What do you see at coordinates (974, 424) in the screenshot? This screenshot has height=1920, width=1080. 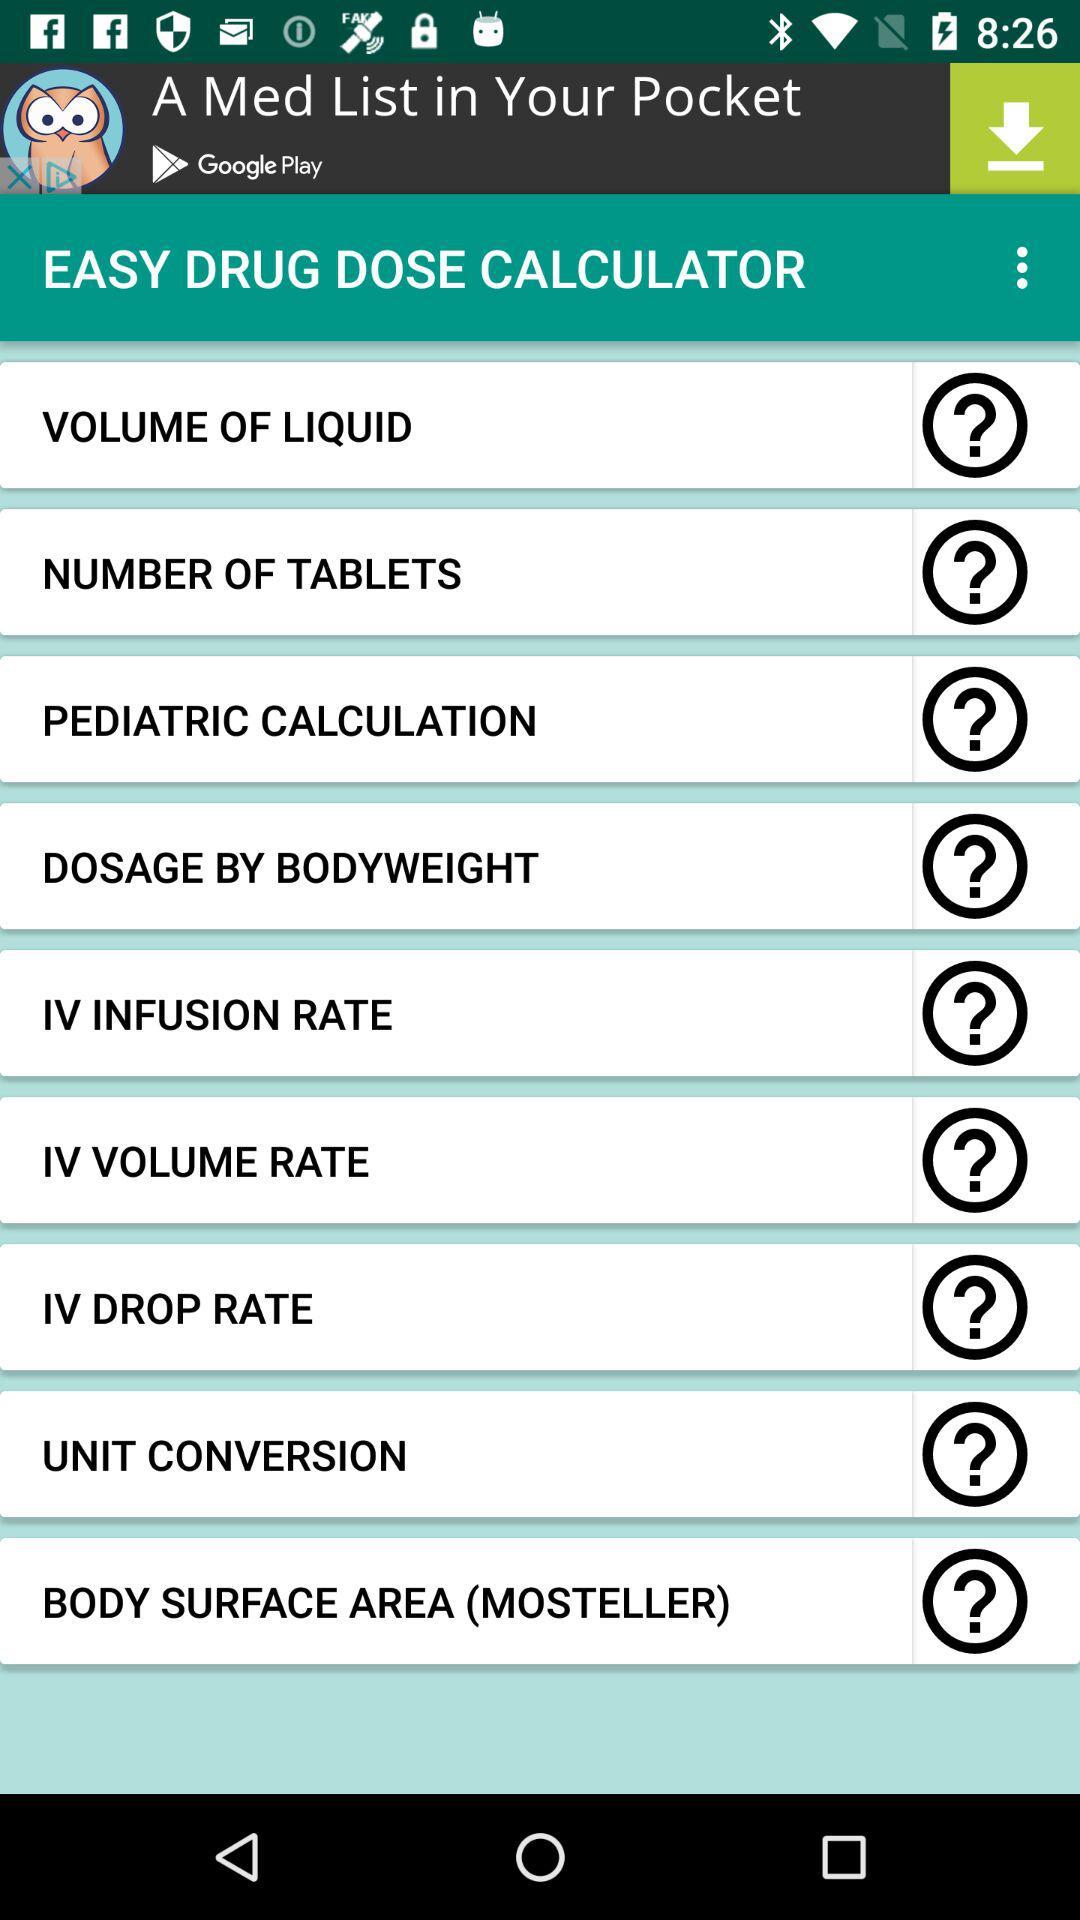 I see `more information` at bounding box center [974, 424].